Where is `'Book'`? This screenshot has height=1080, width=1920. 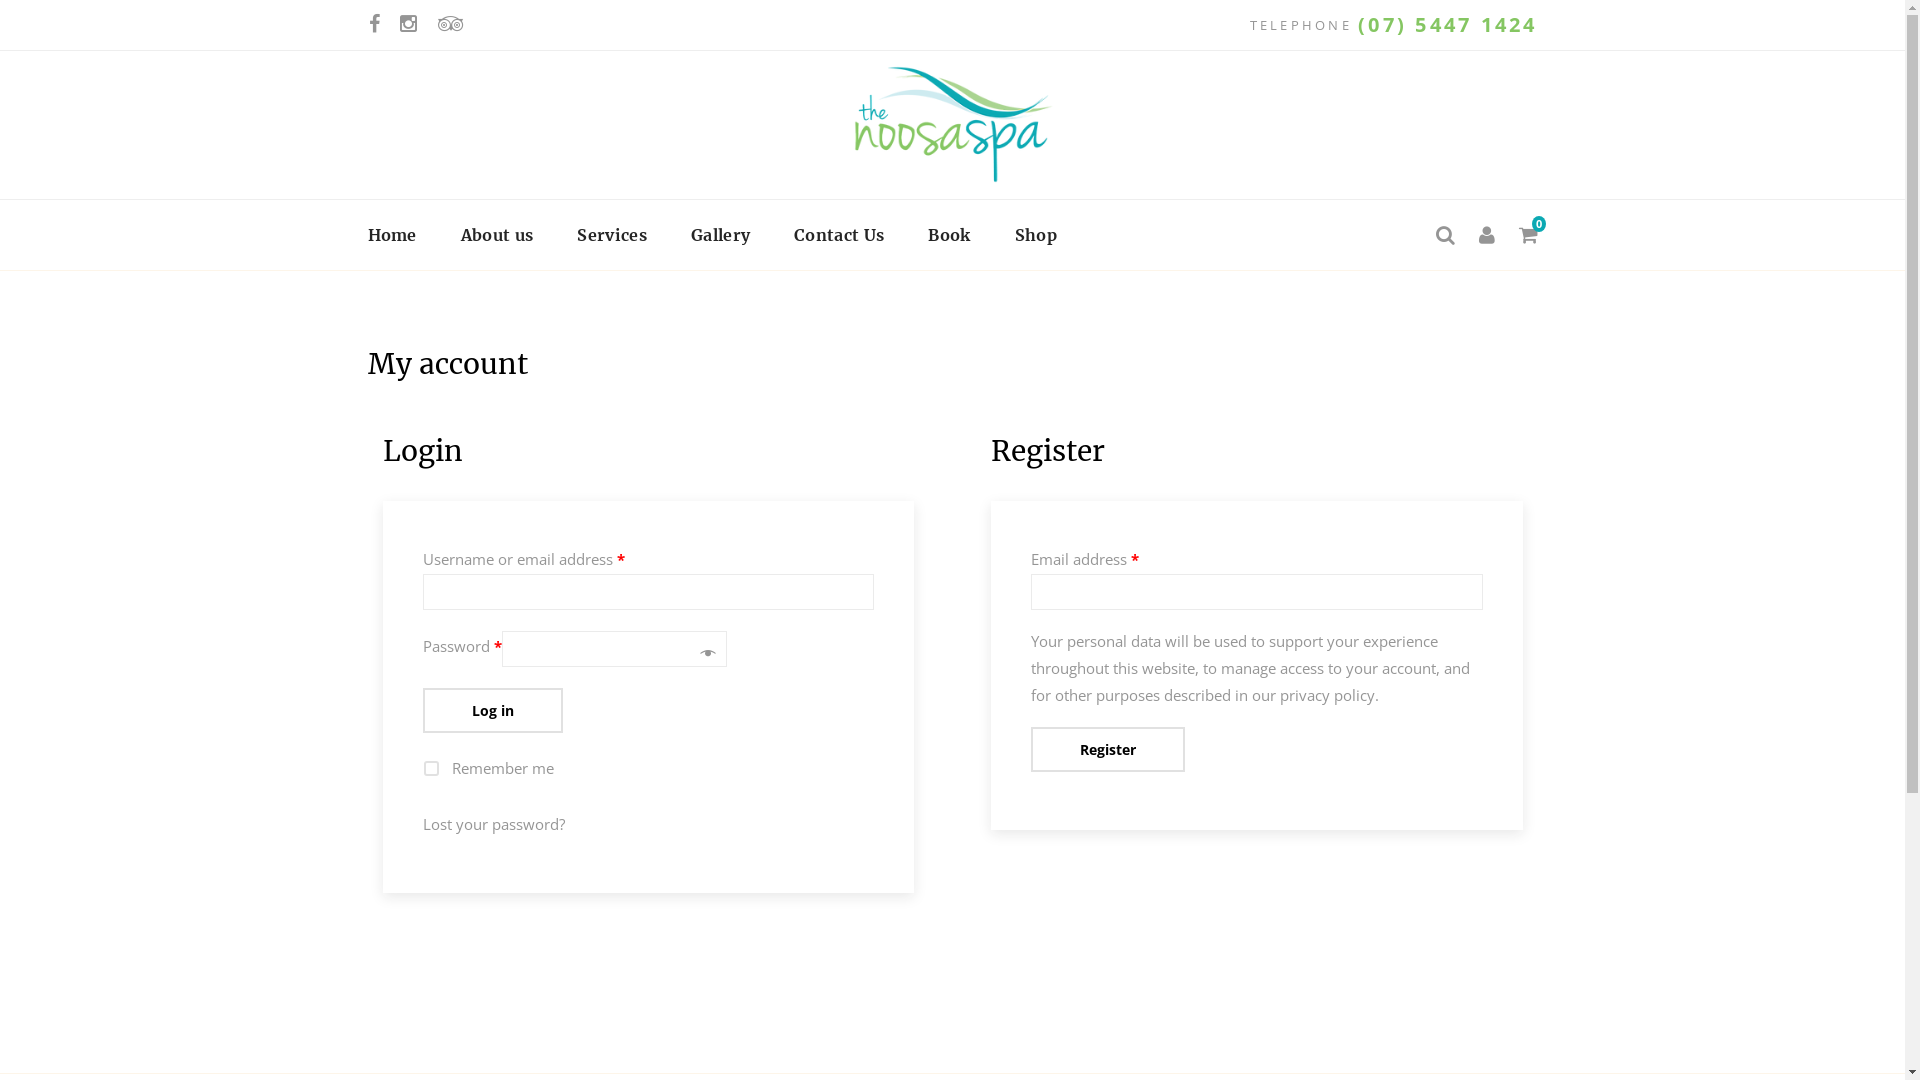
'Book' is located at coordinates (948, 234).